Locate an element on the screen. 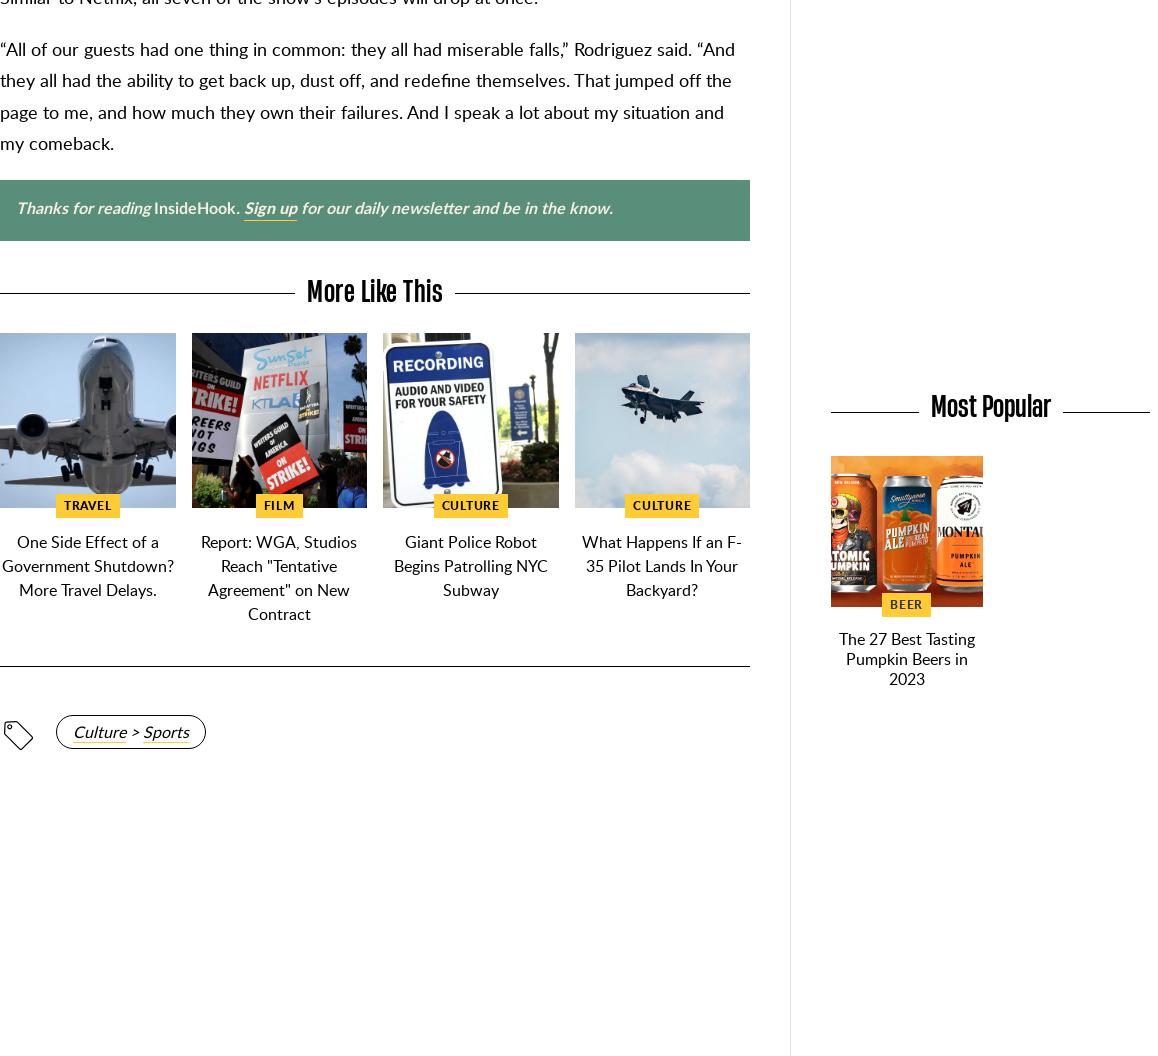 The height and width of the screenshot is (1056, 1158). 'InsideHook' is located at coordinates (195, 207).